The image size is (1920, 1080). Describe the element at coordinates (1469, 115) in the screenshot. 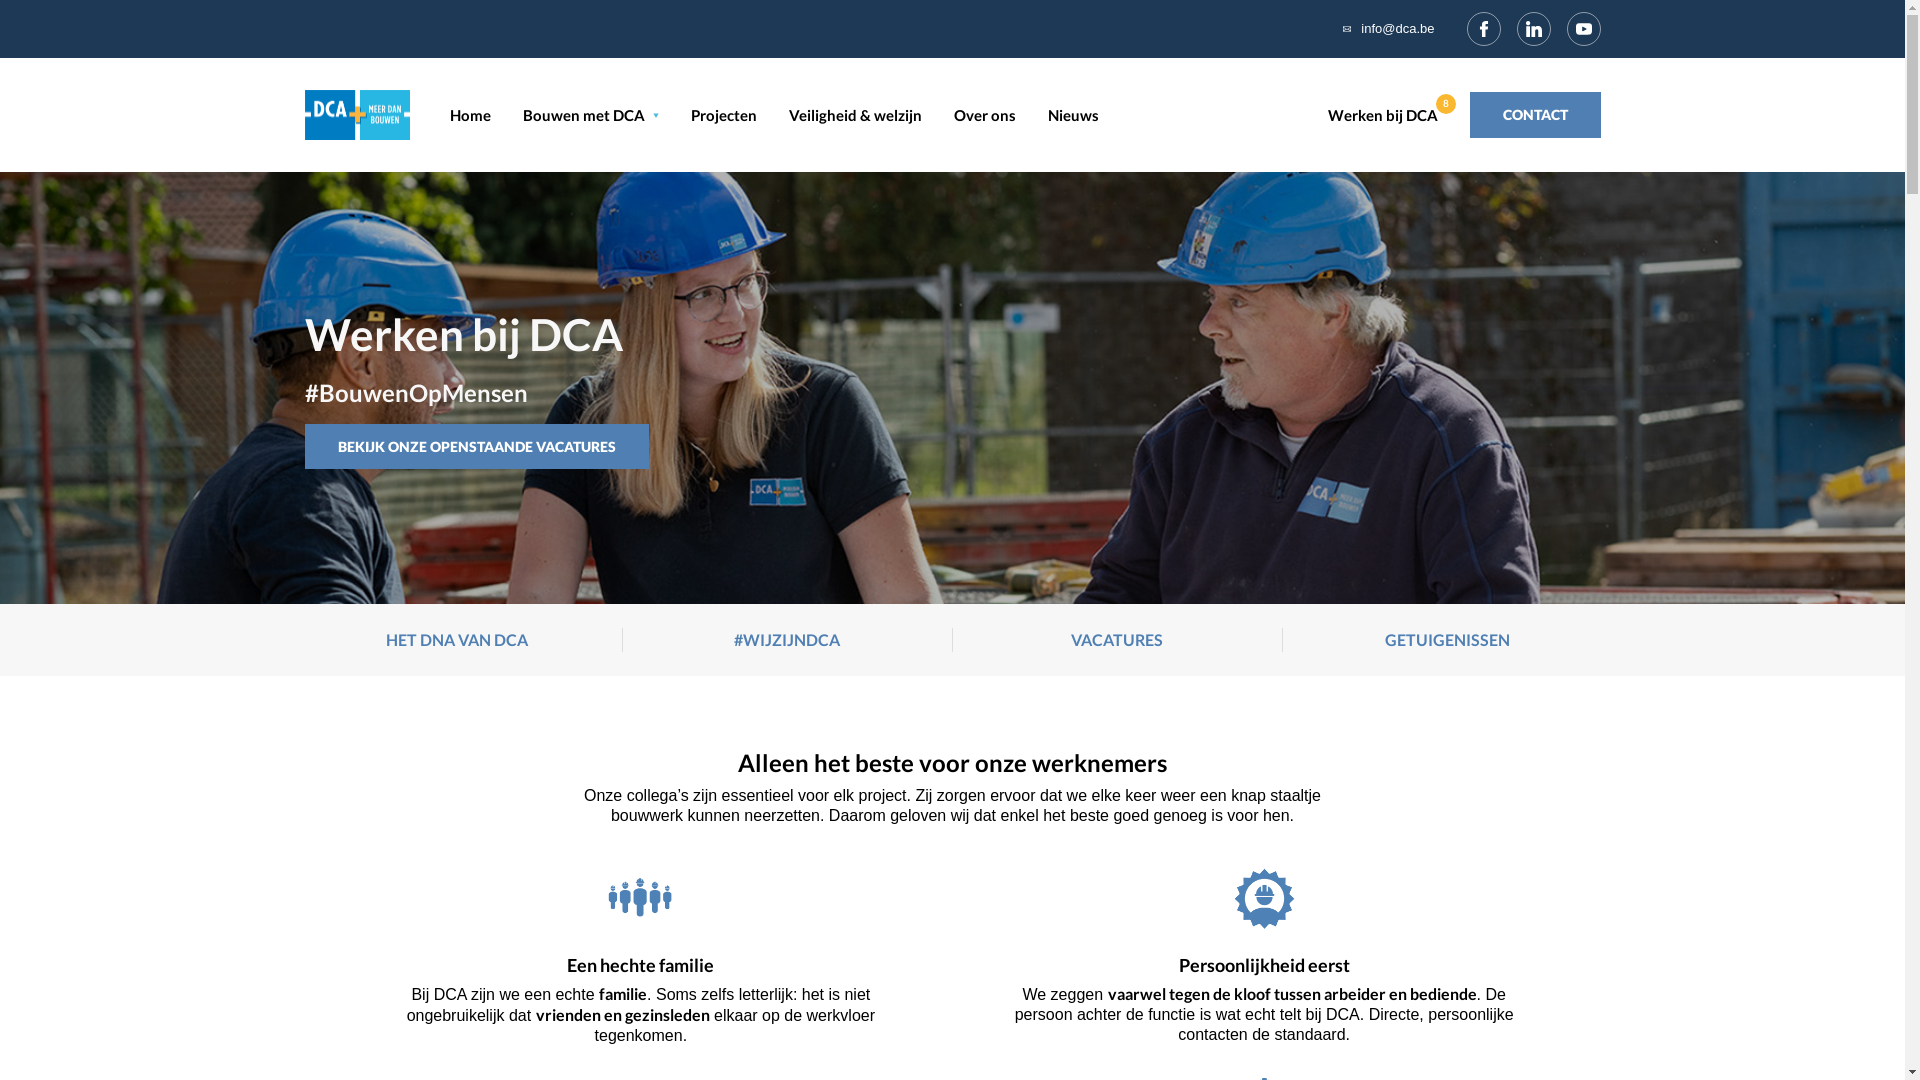

I see `'CONTACT'` at that location.